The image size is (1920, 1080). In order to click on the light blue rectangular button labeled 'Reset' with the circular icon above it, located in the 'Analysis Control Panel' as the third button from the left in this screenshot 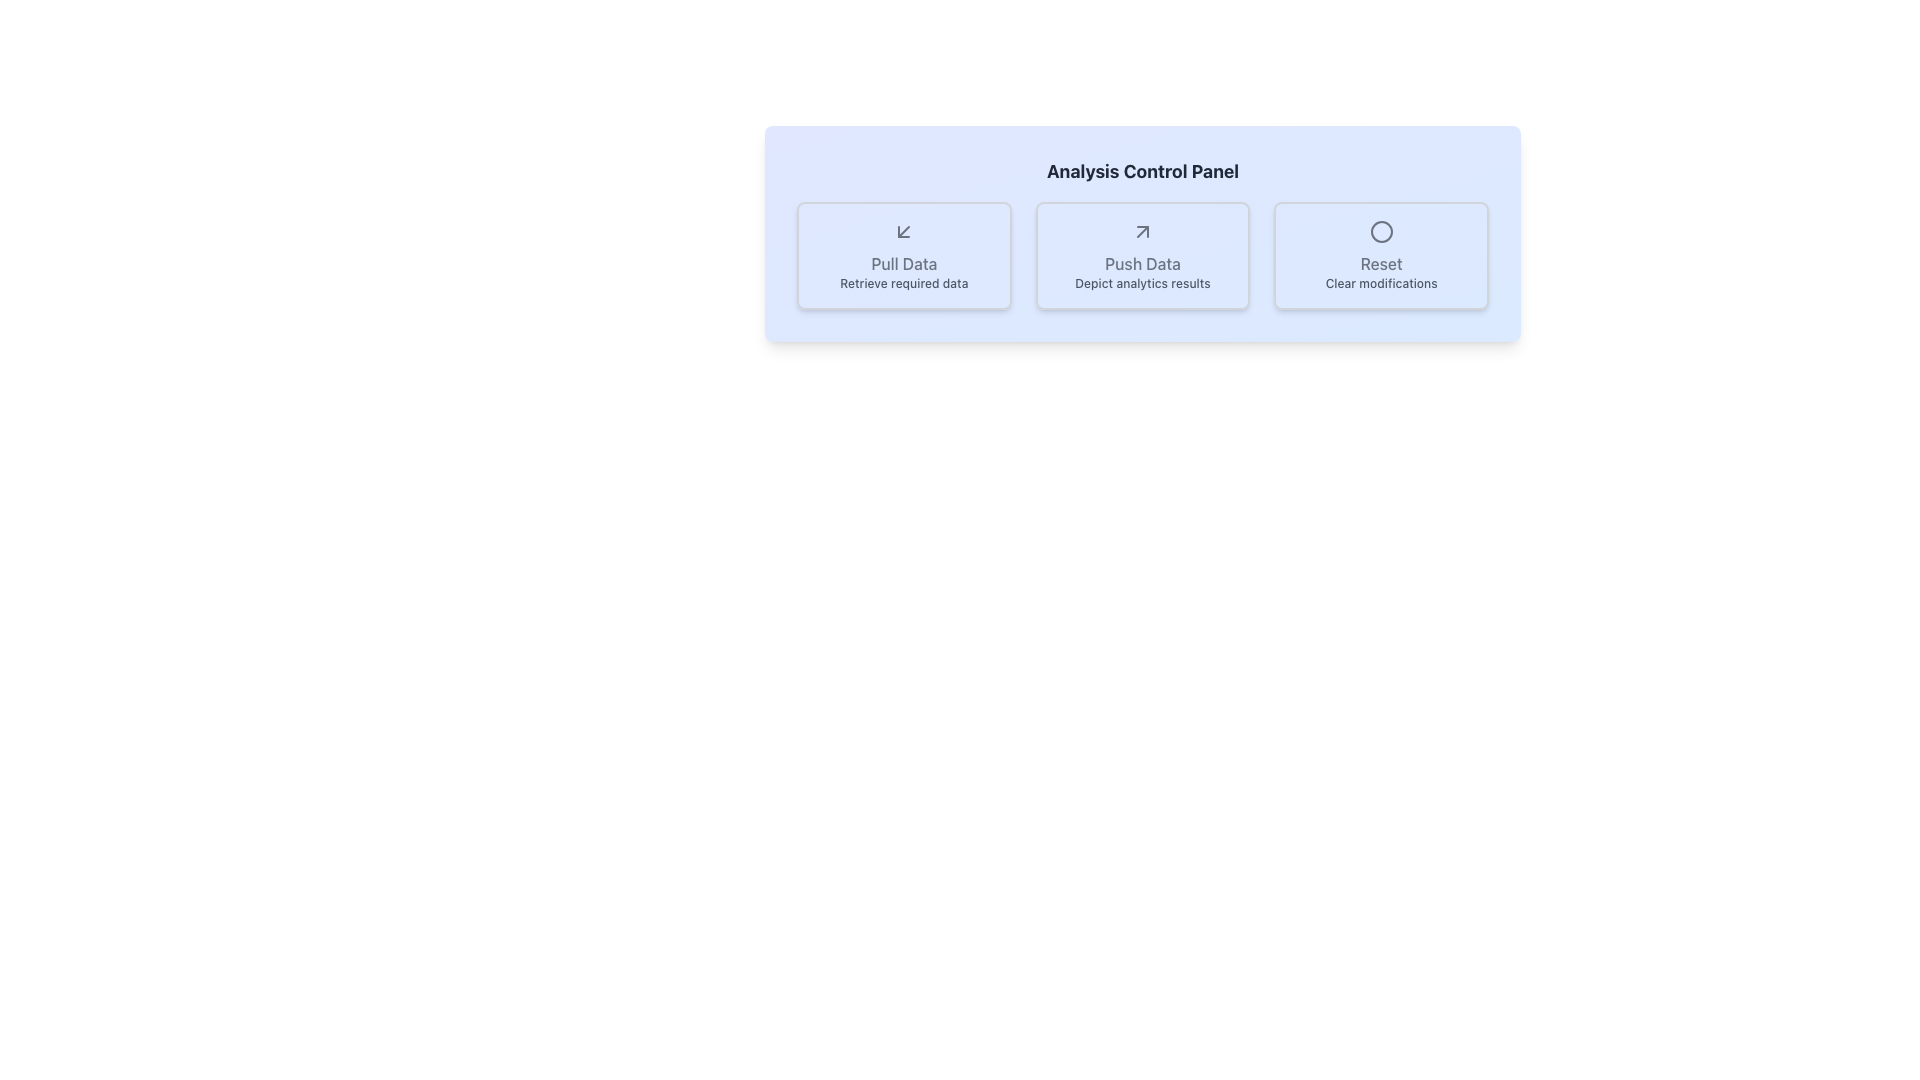, I will do `click(1380, 254)`.